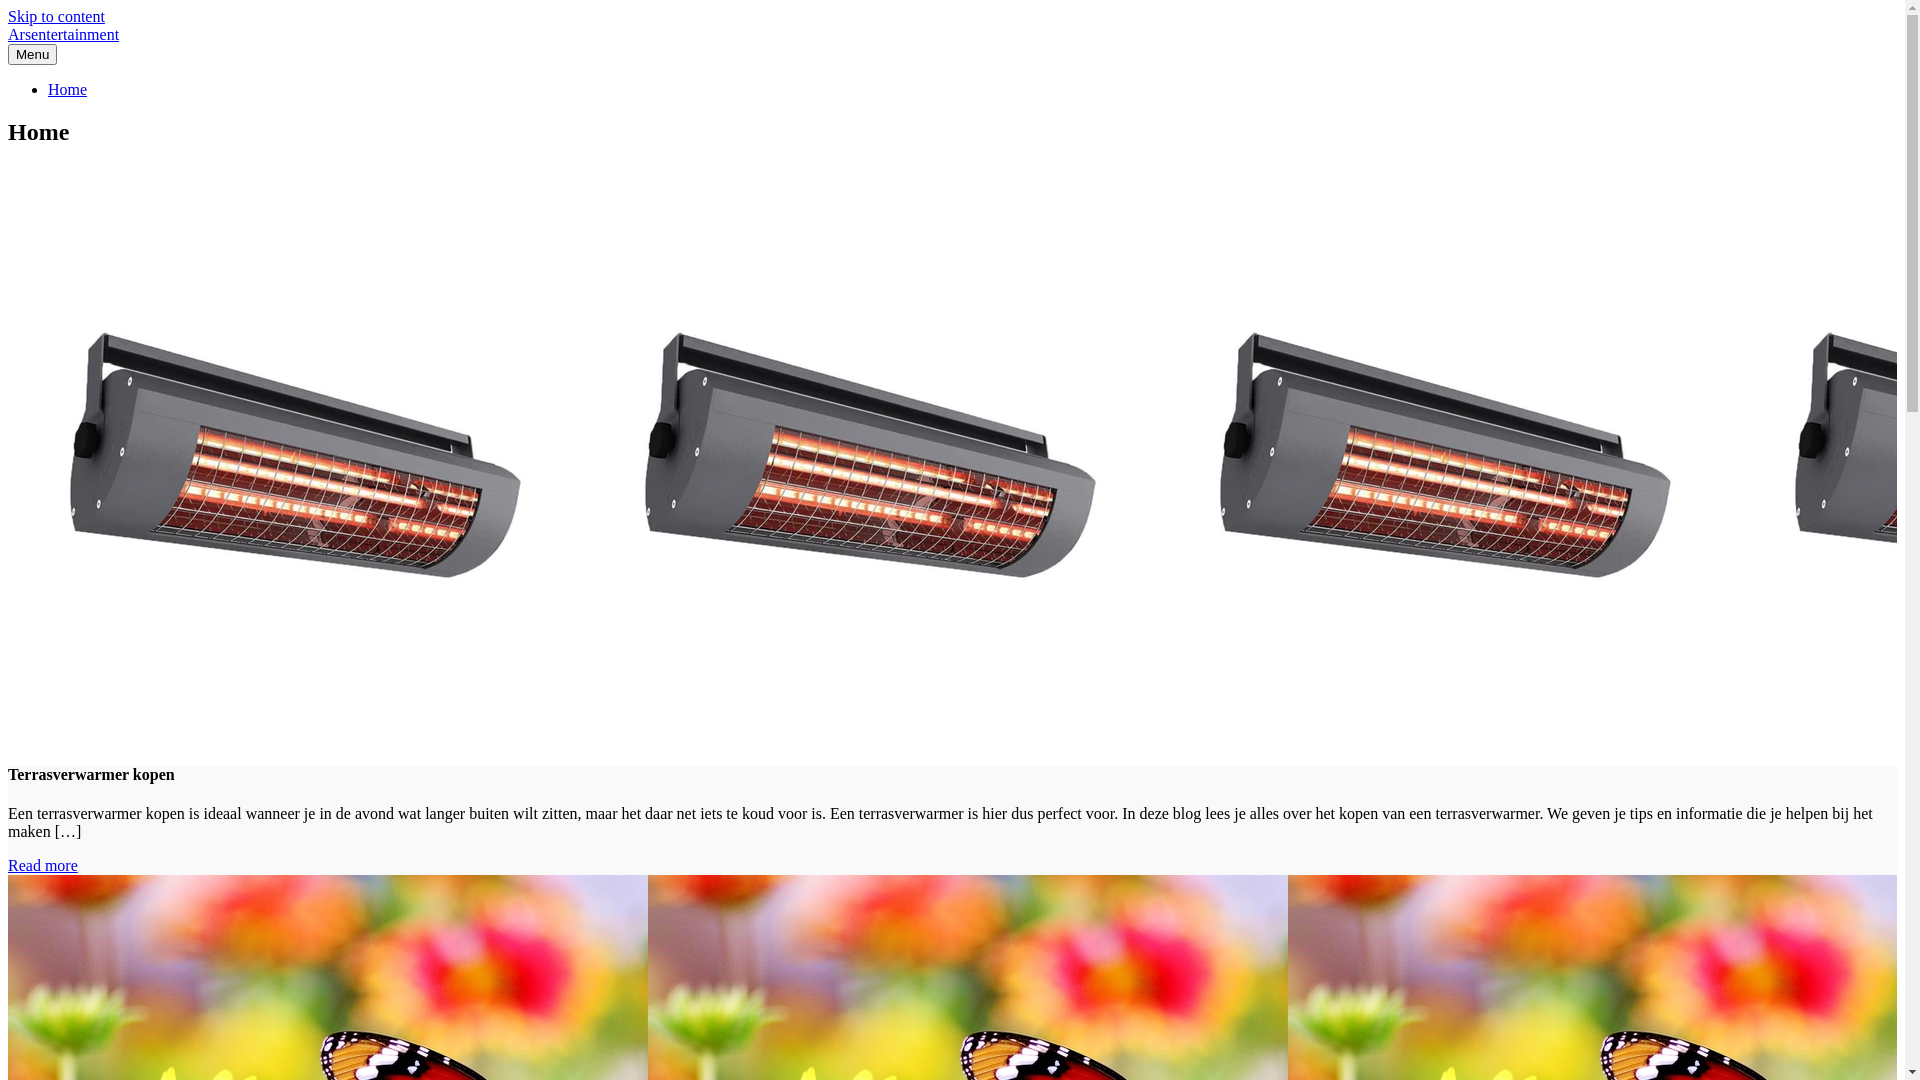 The width and height of the screenshot is (1920, 1080). Describe the element at coordinates (43, 864) in the screenshot. I see `'Read more'` at that location.